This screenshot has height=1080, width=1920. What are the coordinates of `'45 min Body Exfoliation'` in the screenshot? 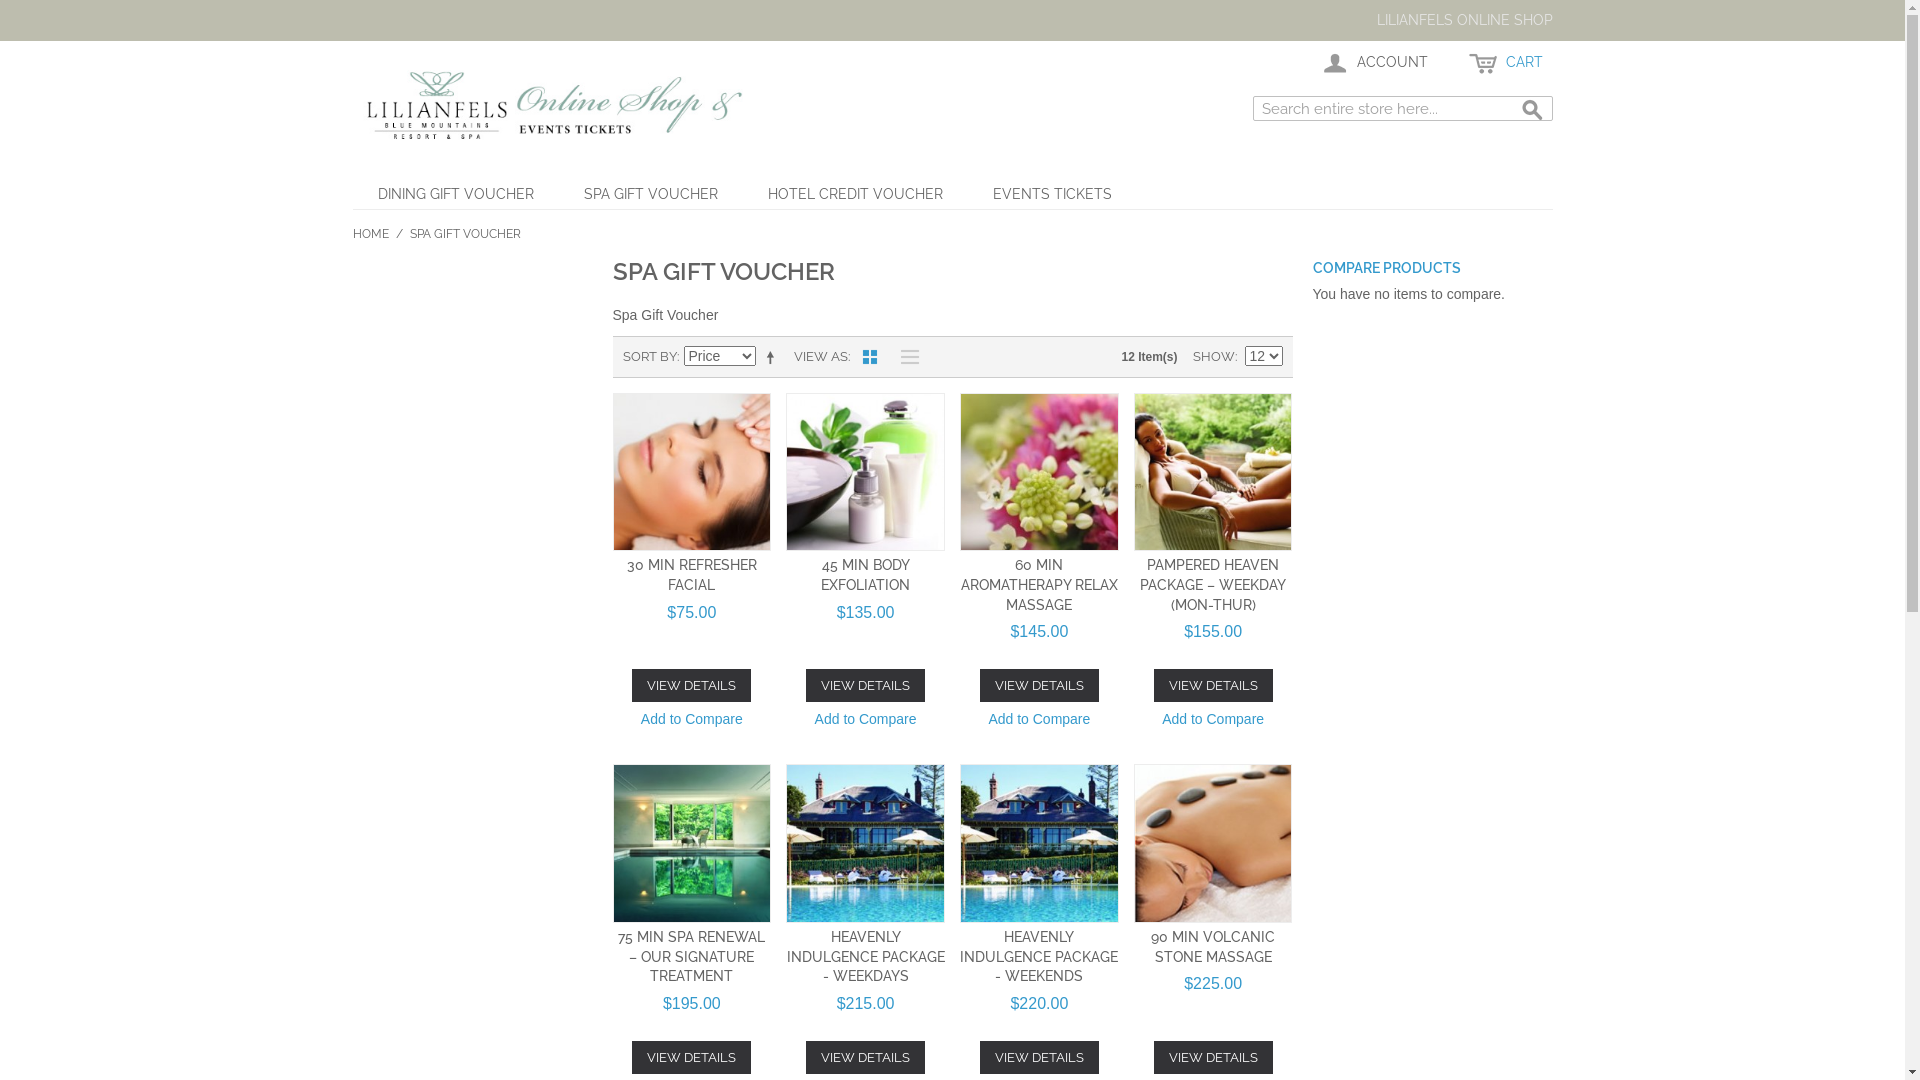 It's located at (865, 472).